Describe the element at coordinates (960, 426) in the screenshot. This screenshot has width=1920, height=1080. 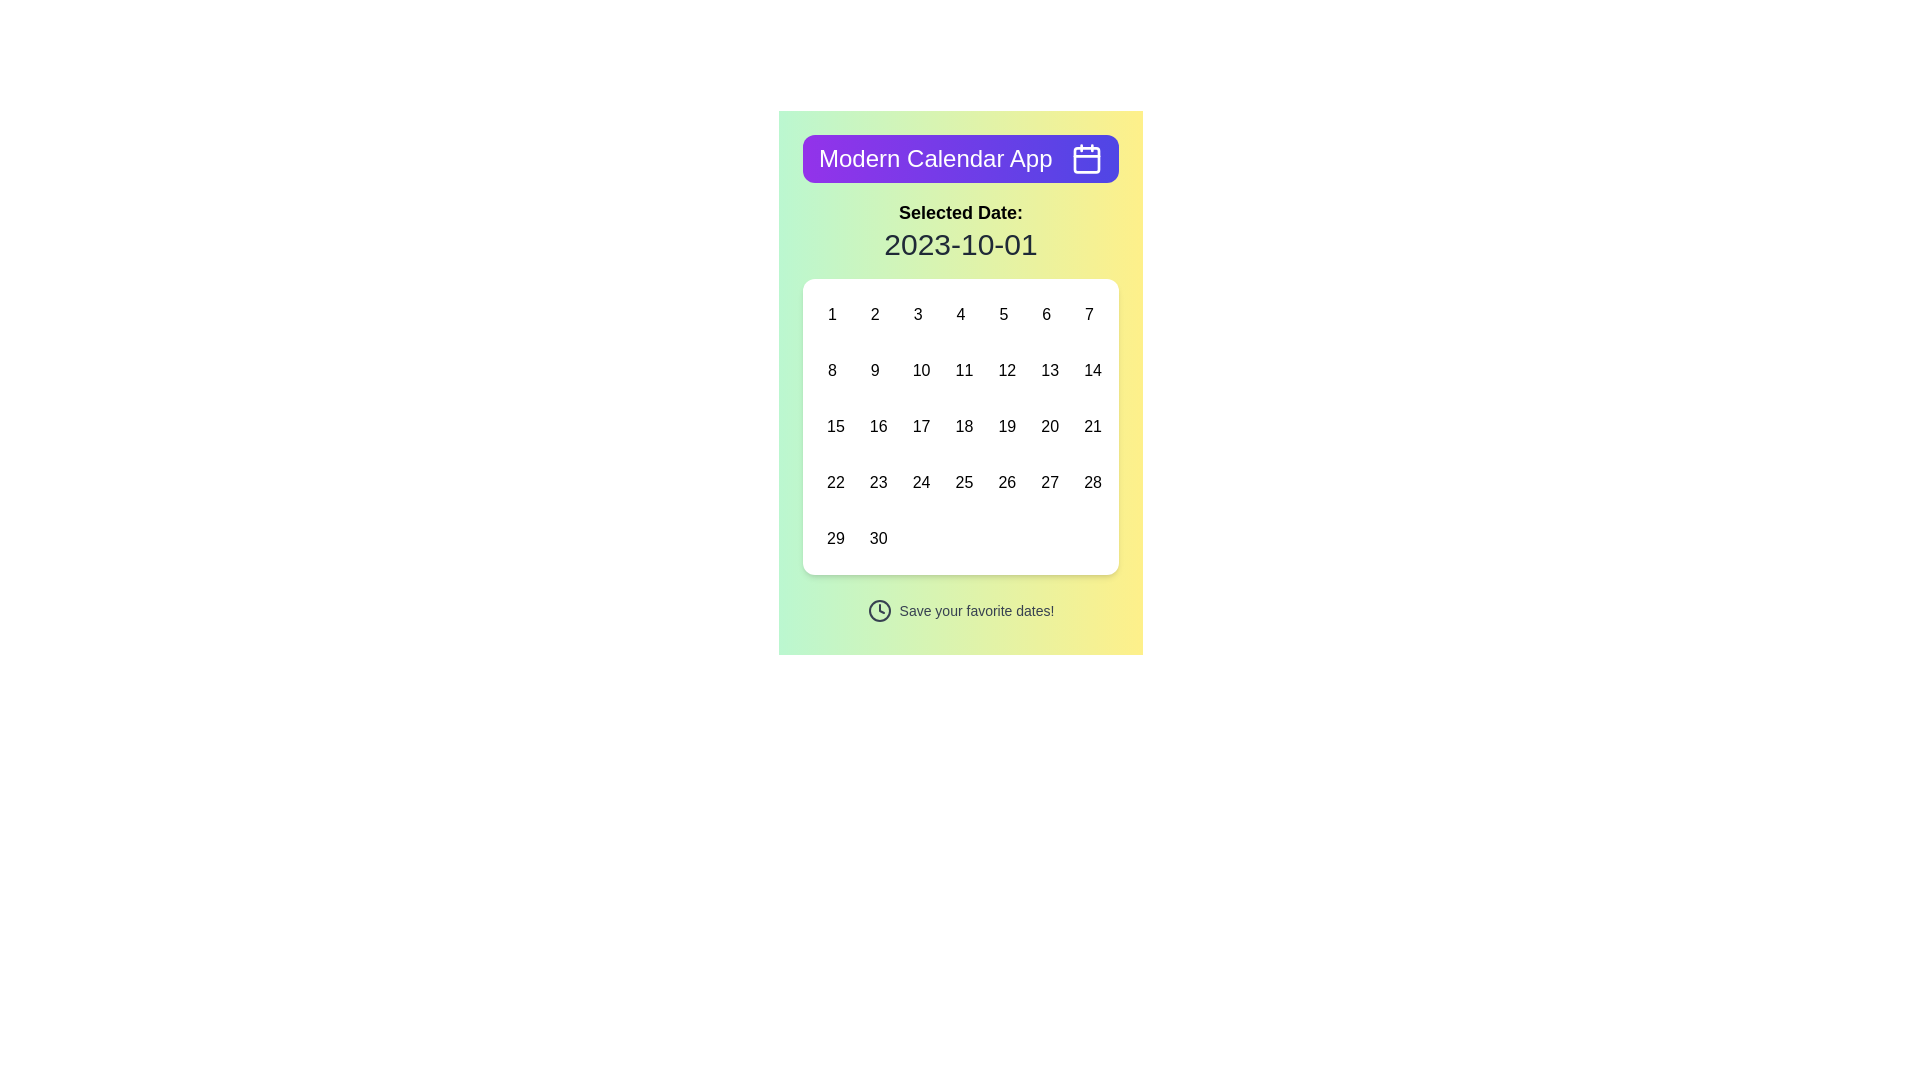
I see `the calendar date button representing '18', located` at that location.